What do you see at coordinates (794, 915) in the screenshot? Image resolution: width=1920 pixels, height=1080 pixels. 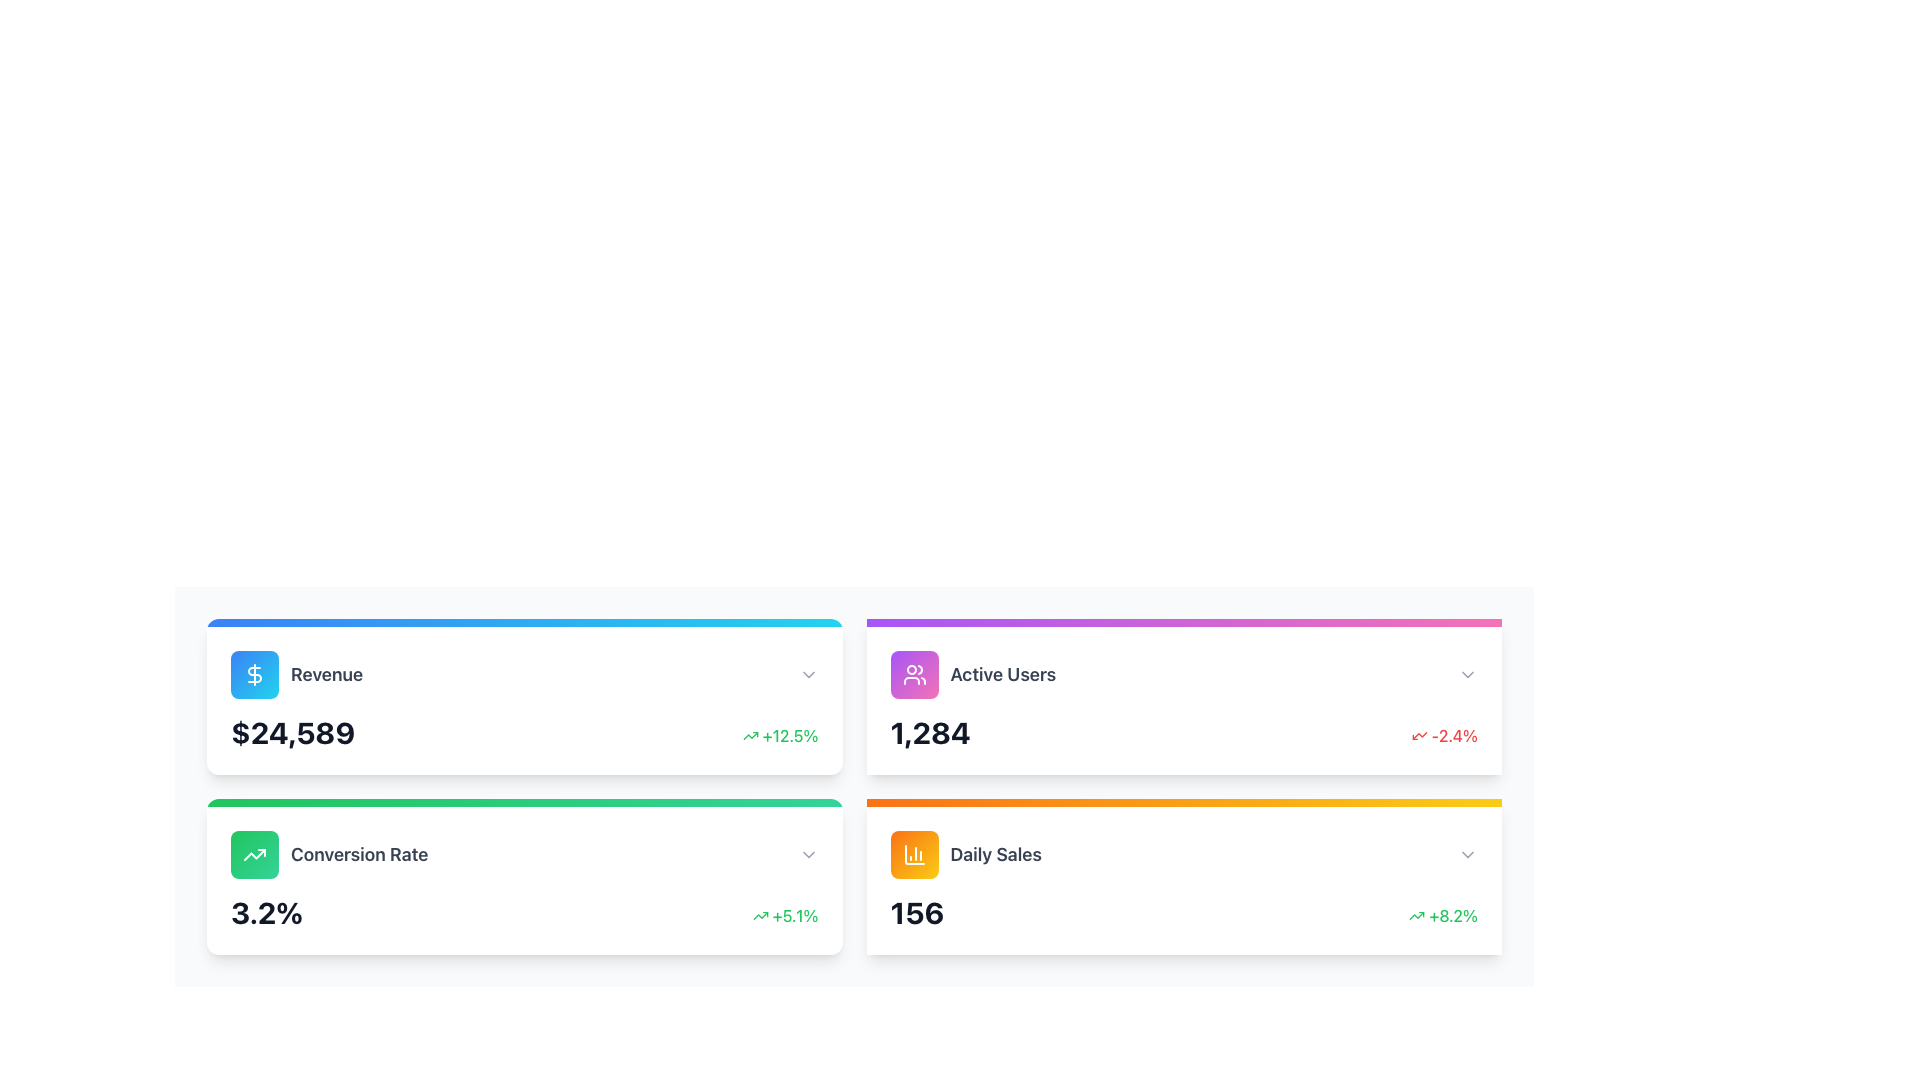 I see `the percentage value text indicating the growth or change in the bottom-left card titled 'Conversion Rate', located to the right of the upward arrow icon` at bounding box center [794, 915].